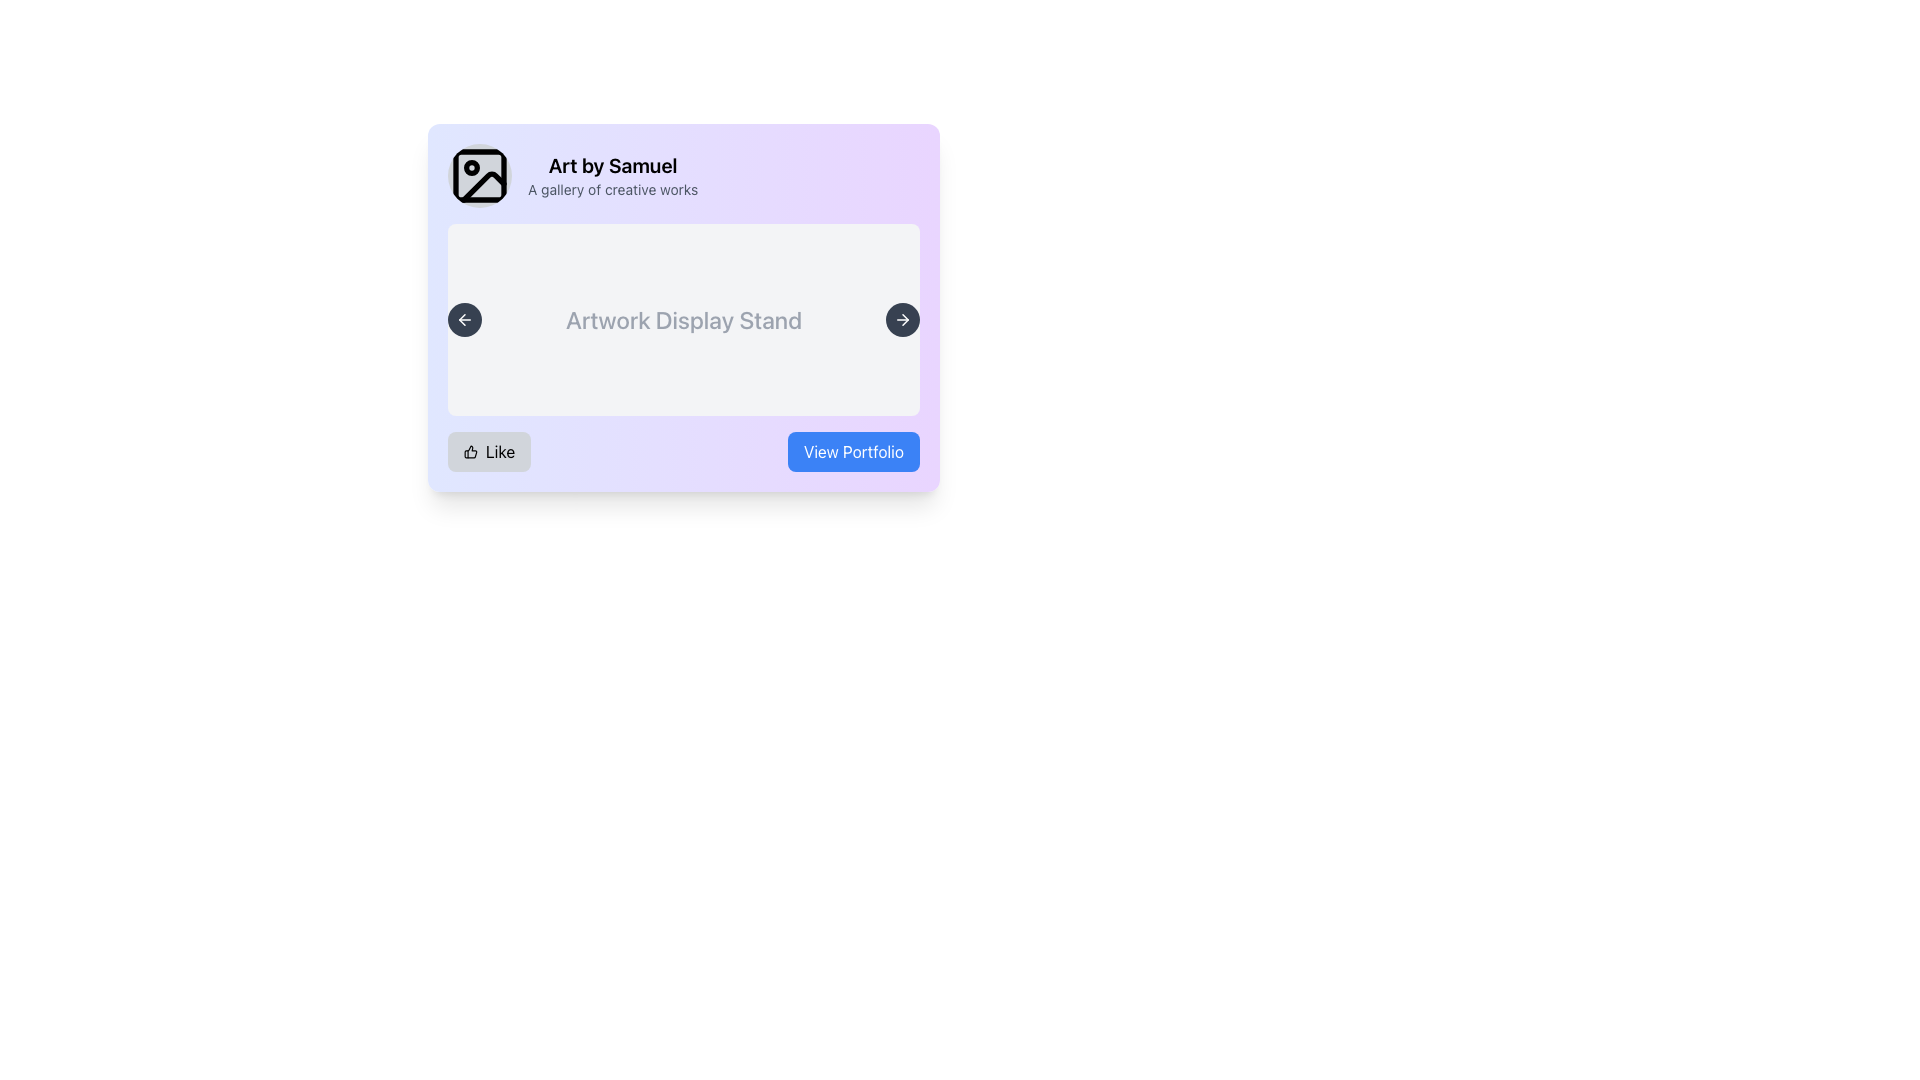  What do you see at coordinates (469, 451) in the screenshot?
I see `the thumbs-up icon located to the left of the 'Like' button in the bottom-left section of the card interface` at bounding box center [469, 451].